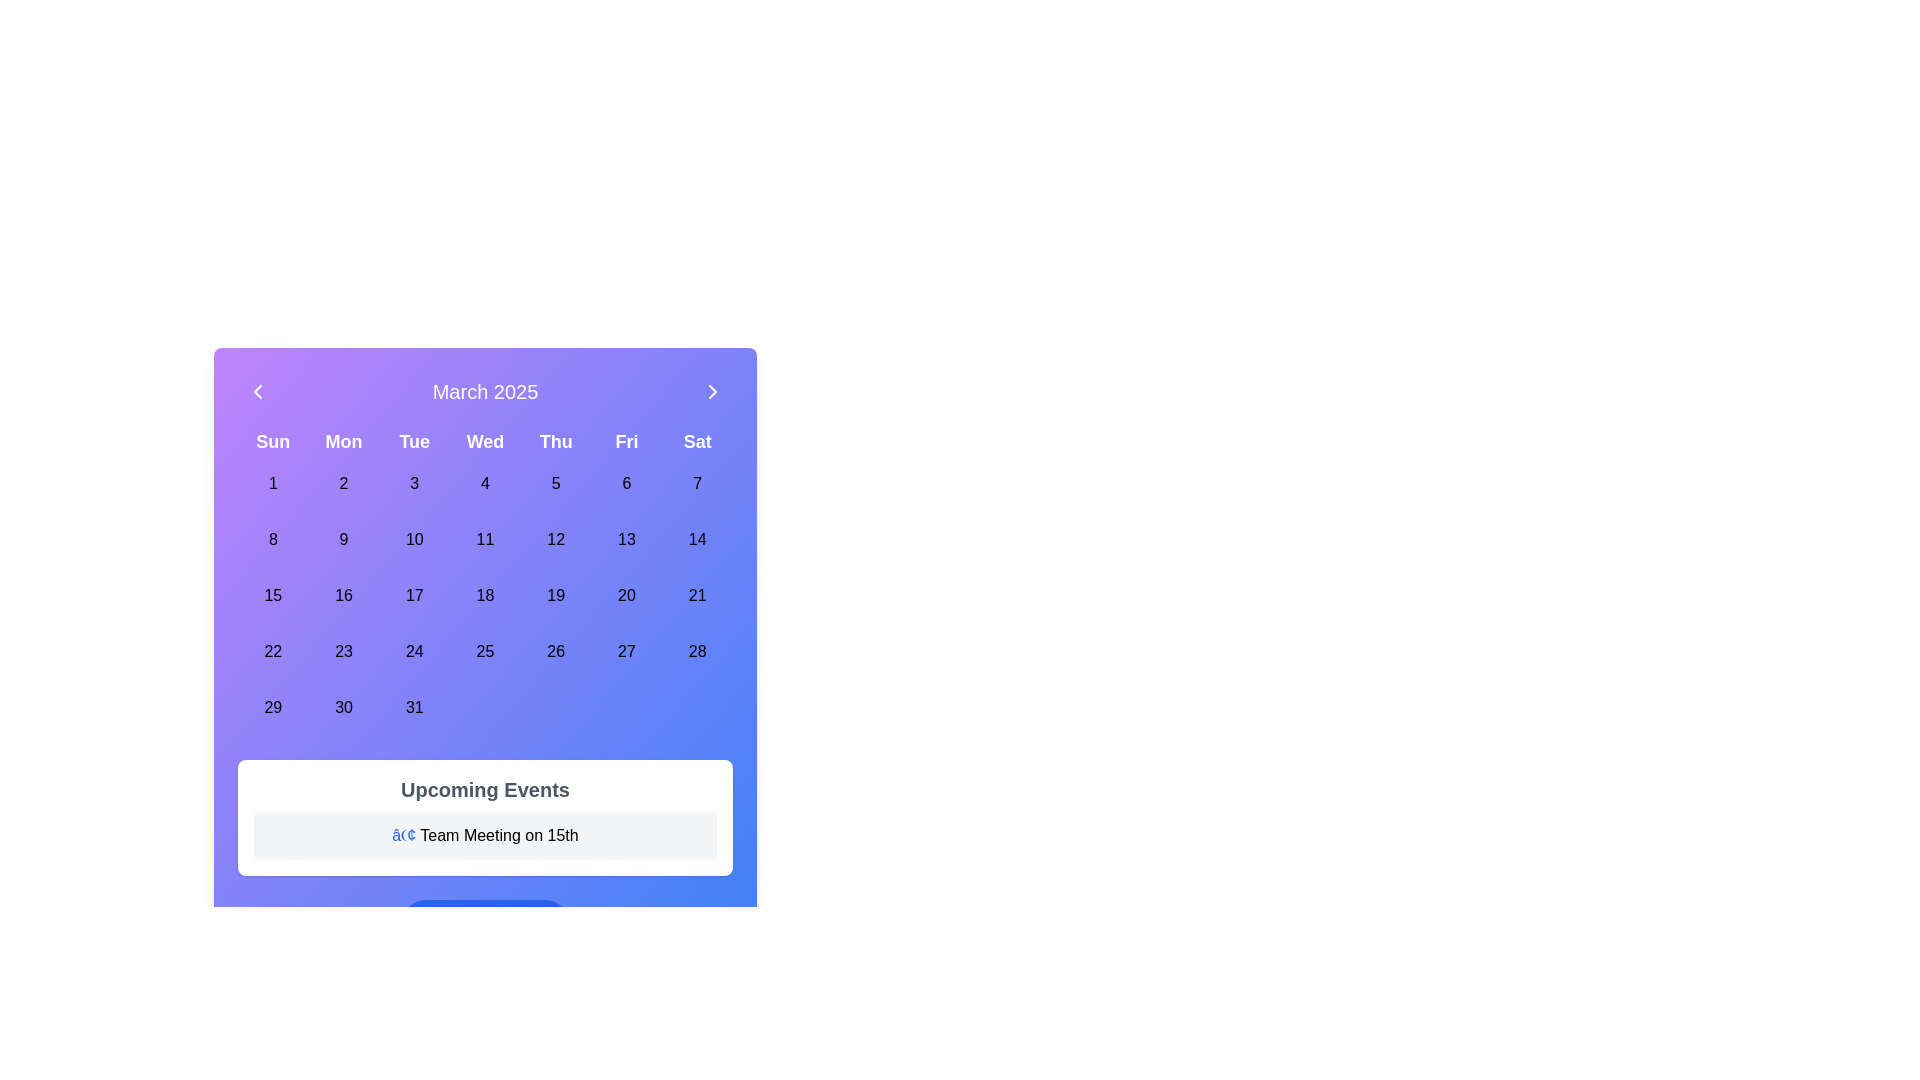  I want to click on the interactive calendar date button labeled '15', so click(272, 595).